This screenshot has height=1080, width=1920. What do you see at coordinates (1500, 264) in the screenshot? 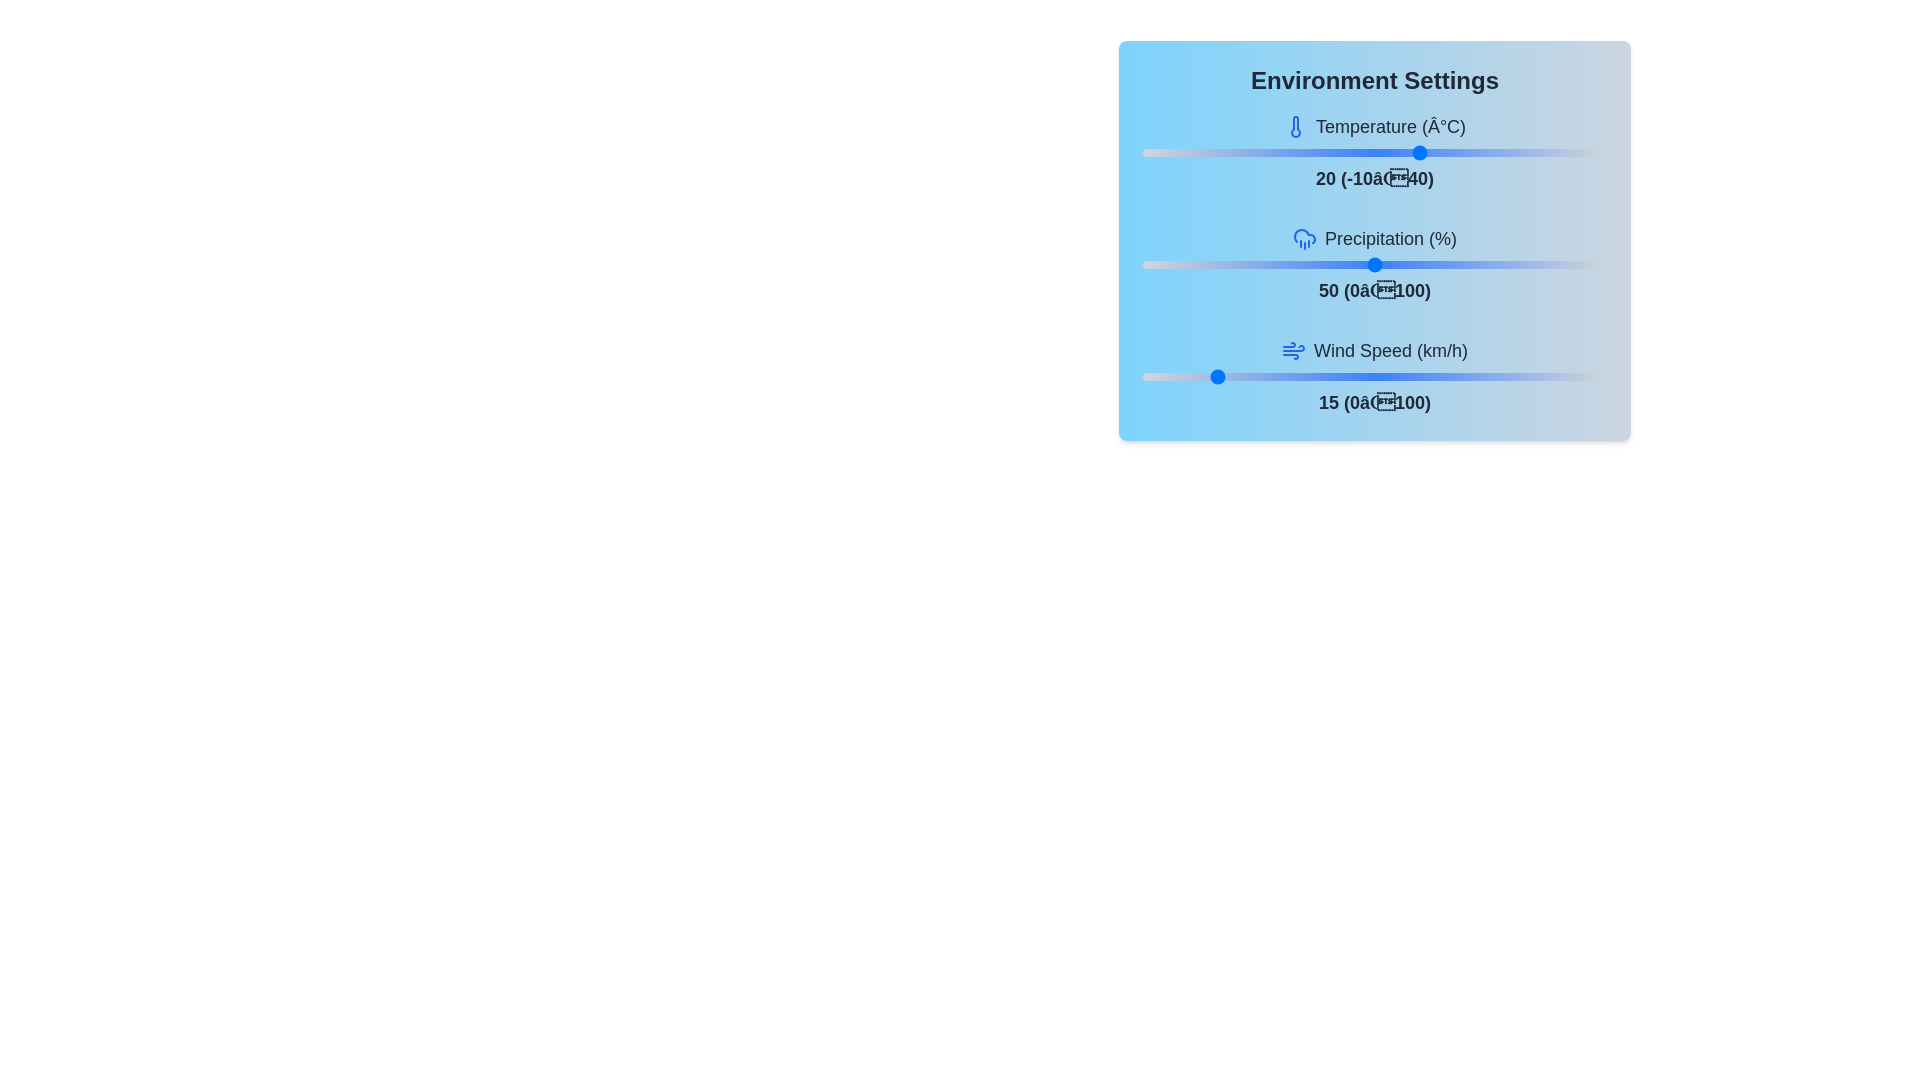
I see `the precipitation level` at bounding box center [1500, 264].